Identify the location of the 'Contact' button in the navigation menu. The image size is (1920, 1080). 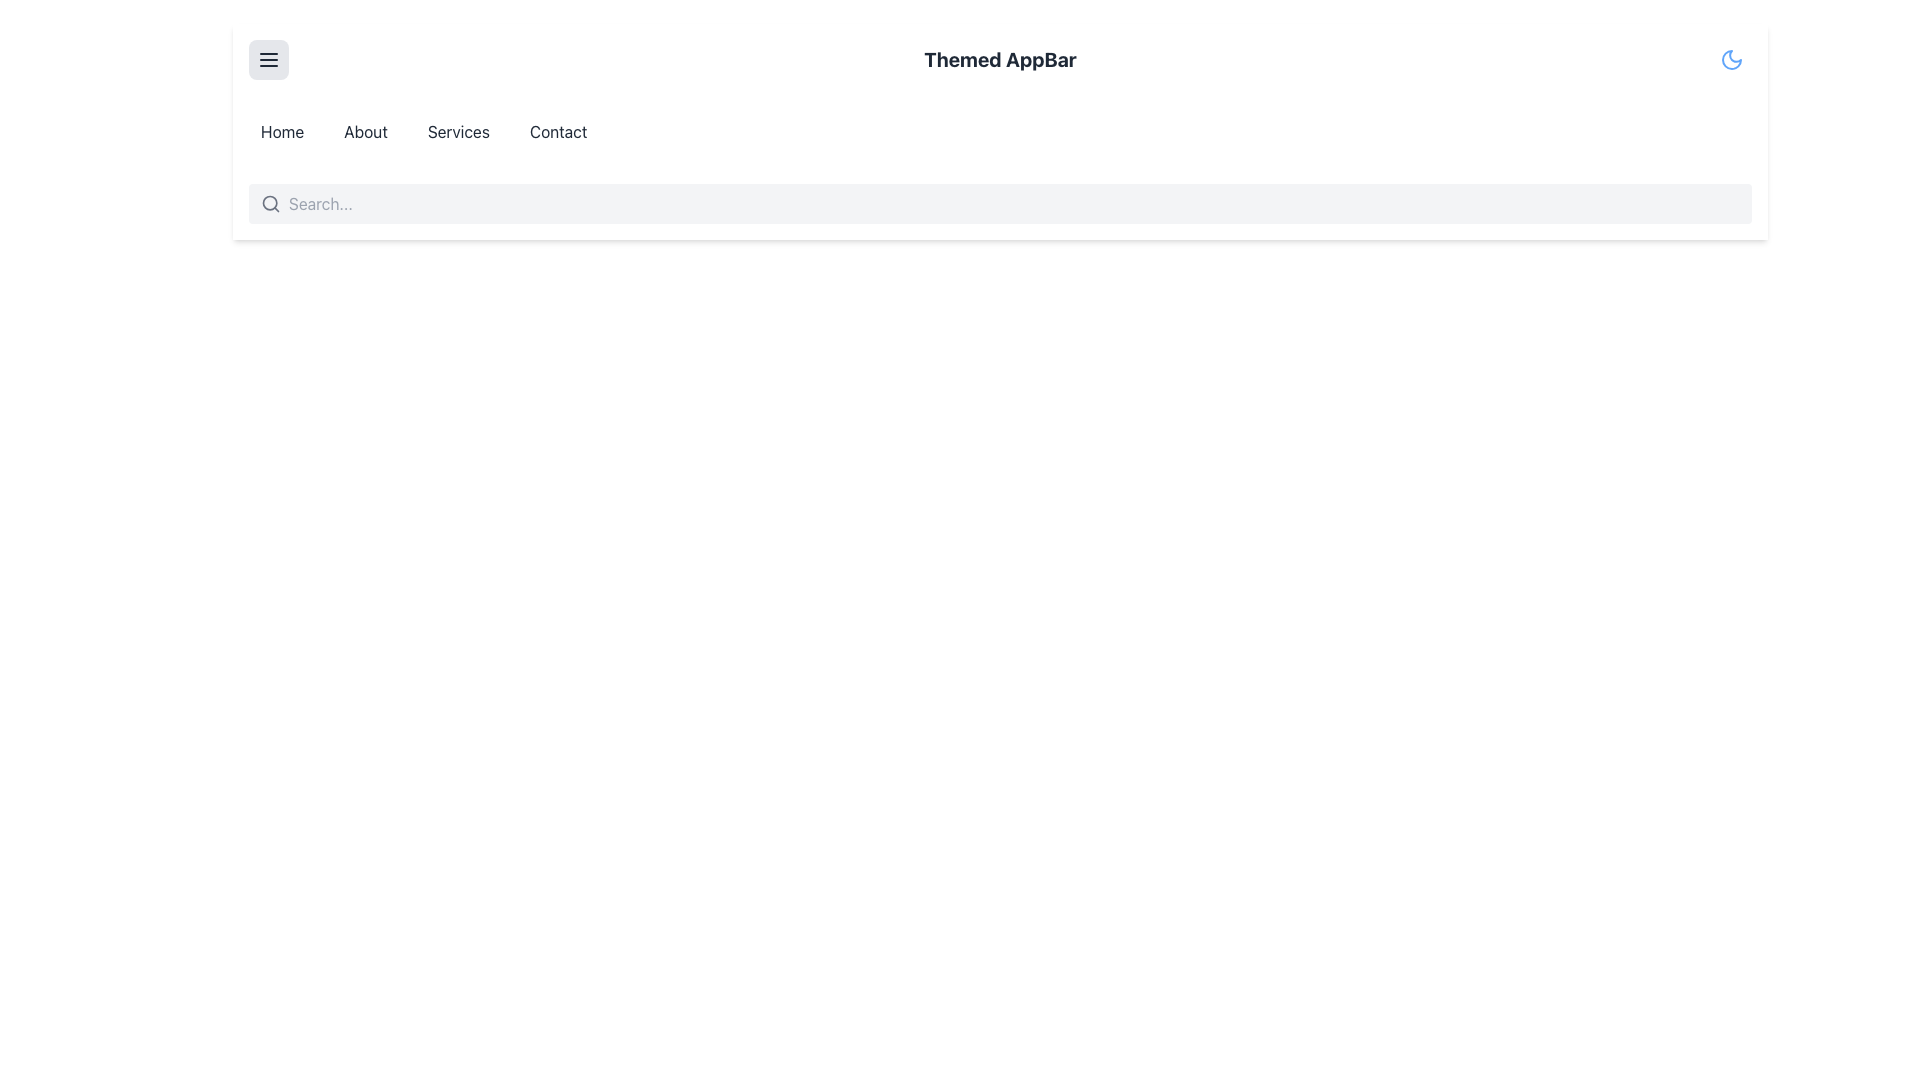
(558, 131).